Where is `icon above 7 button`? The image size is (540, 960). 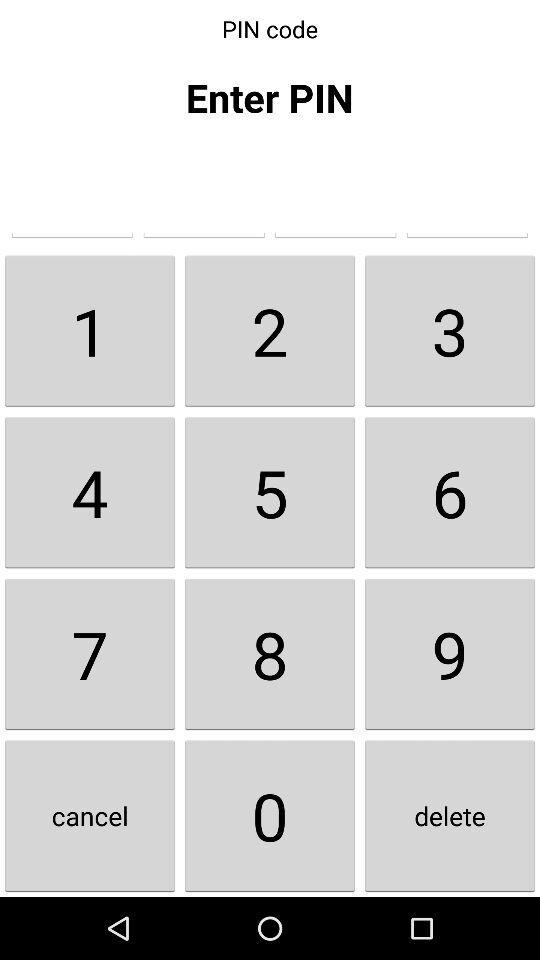 icon above 7 button is located at coordinates (89, 491).